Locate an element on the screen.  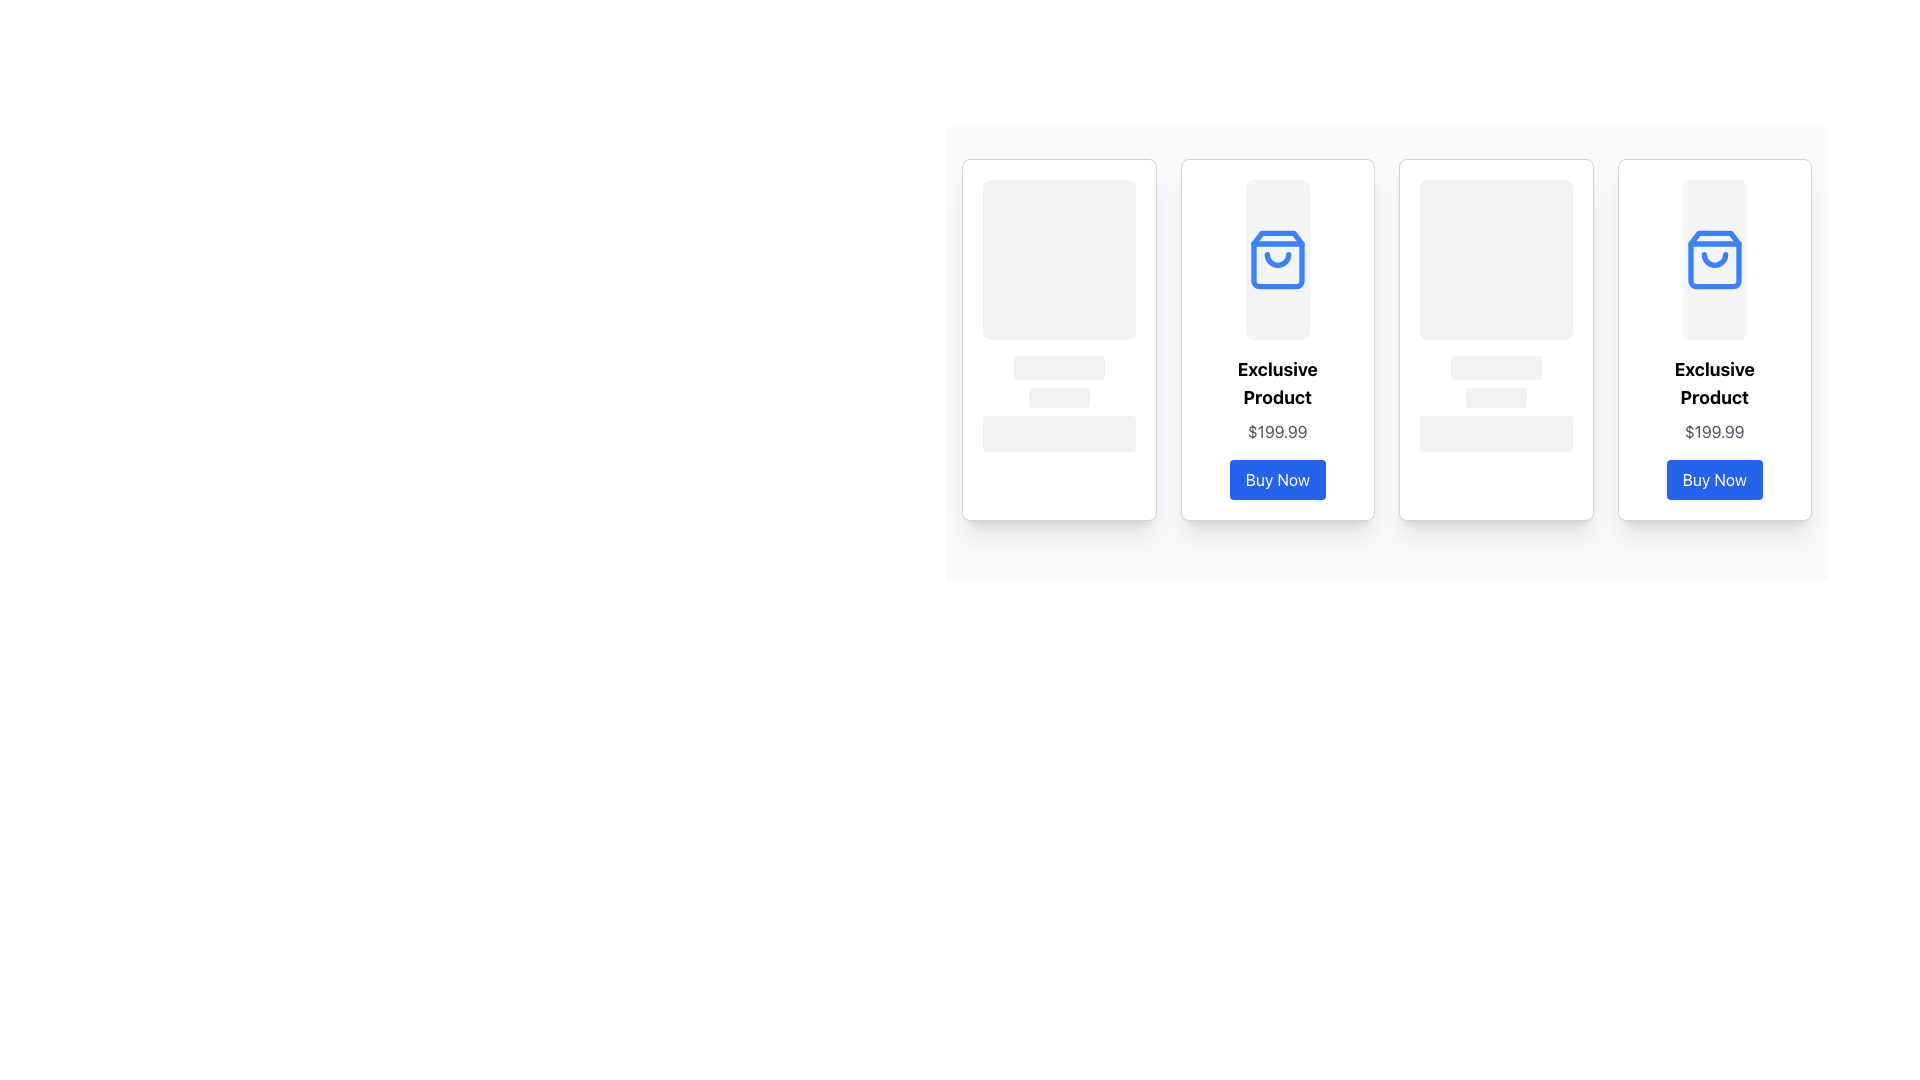
the placeholder or decorative bar located at the bottom of a card layout in the third column from the left, which may trigger hover effects is located at coordinates (1496, 433).